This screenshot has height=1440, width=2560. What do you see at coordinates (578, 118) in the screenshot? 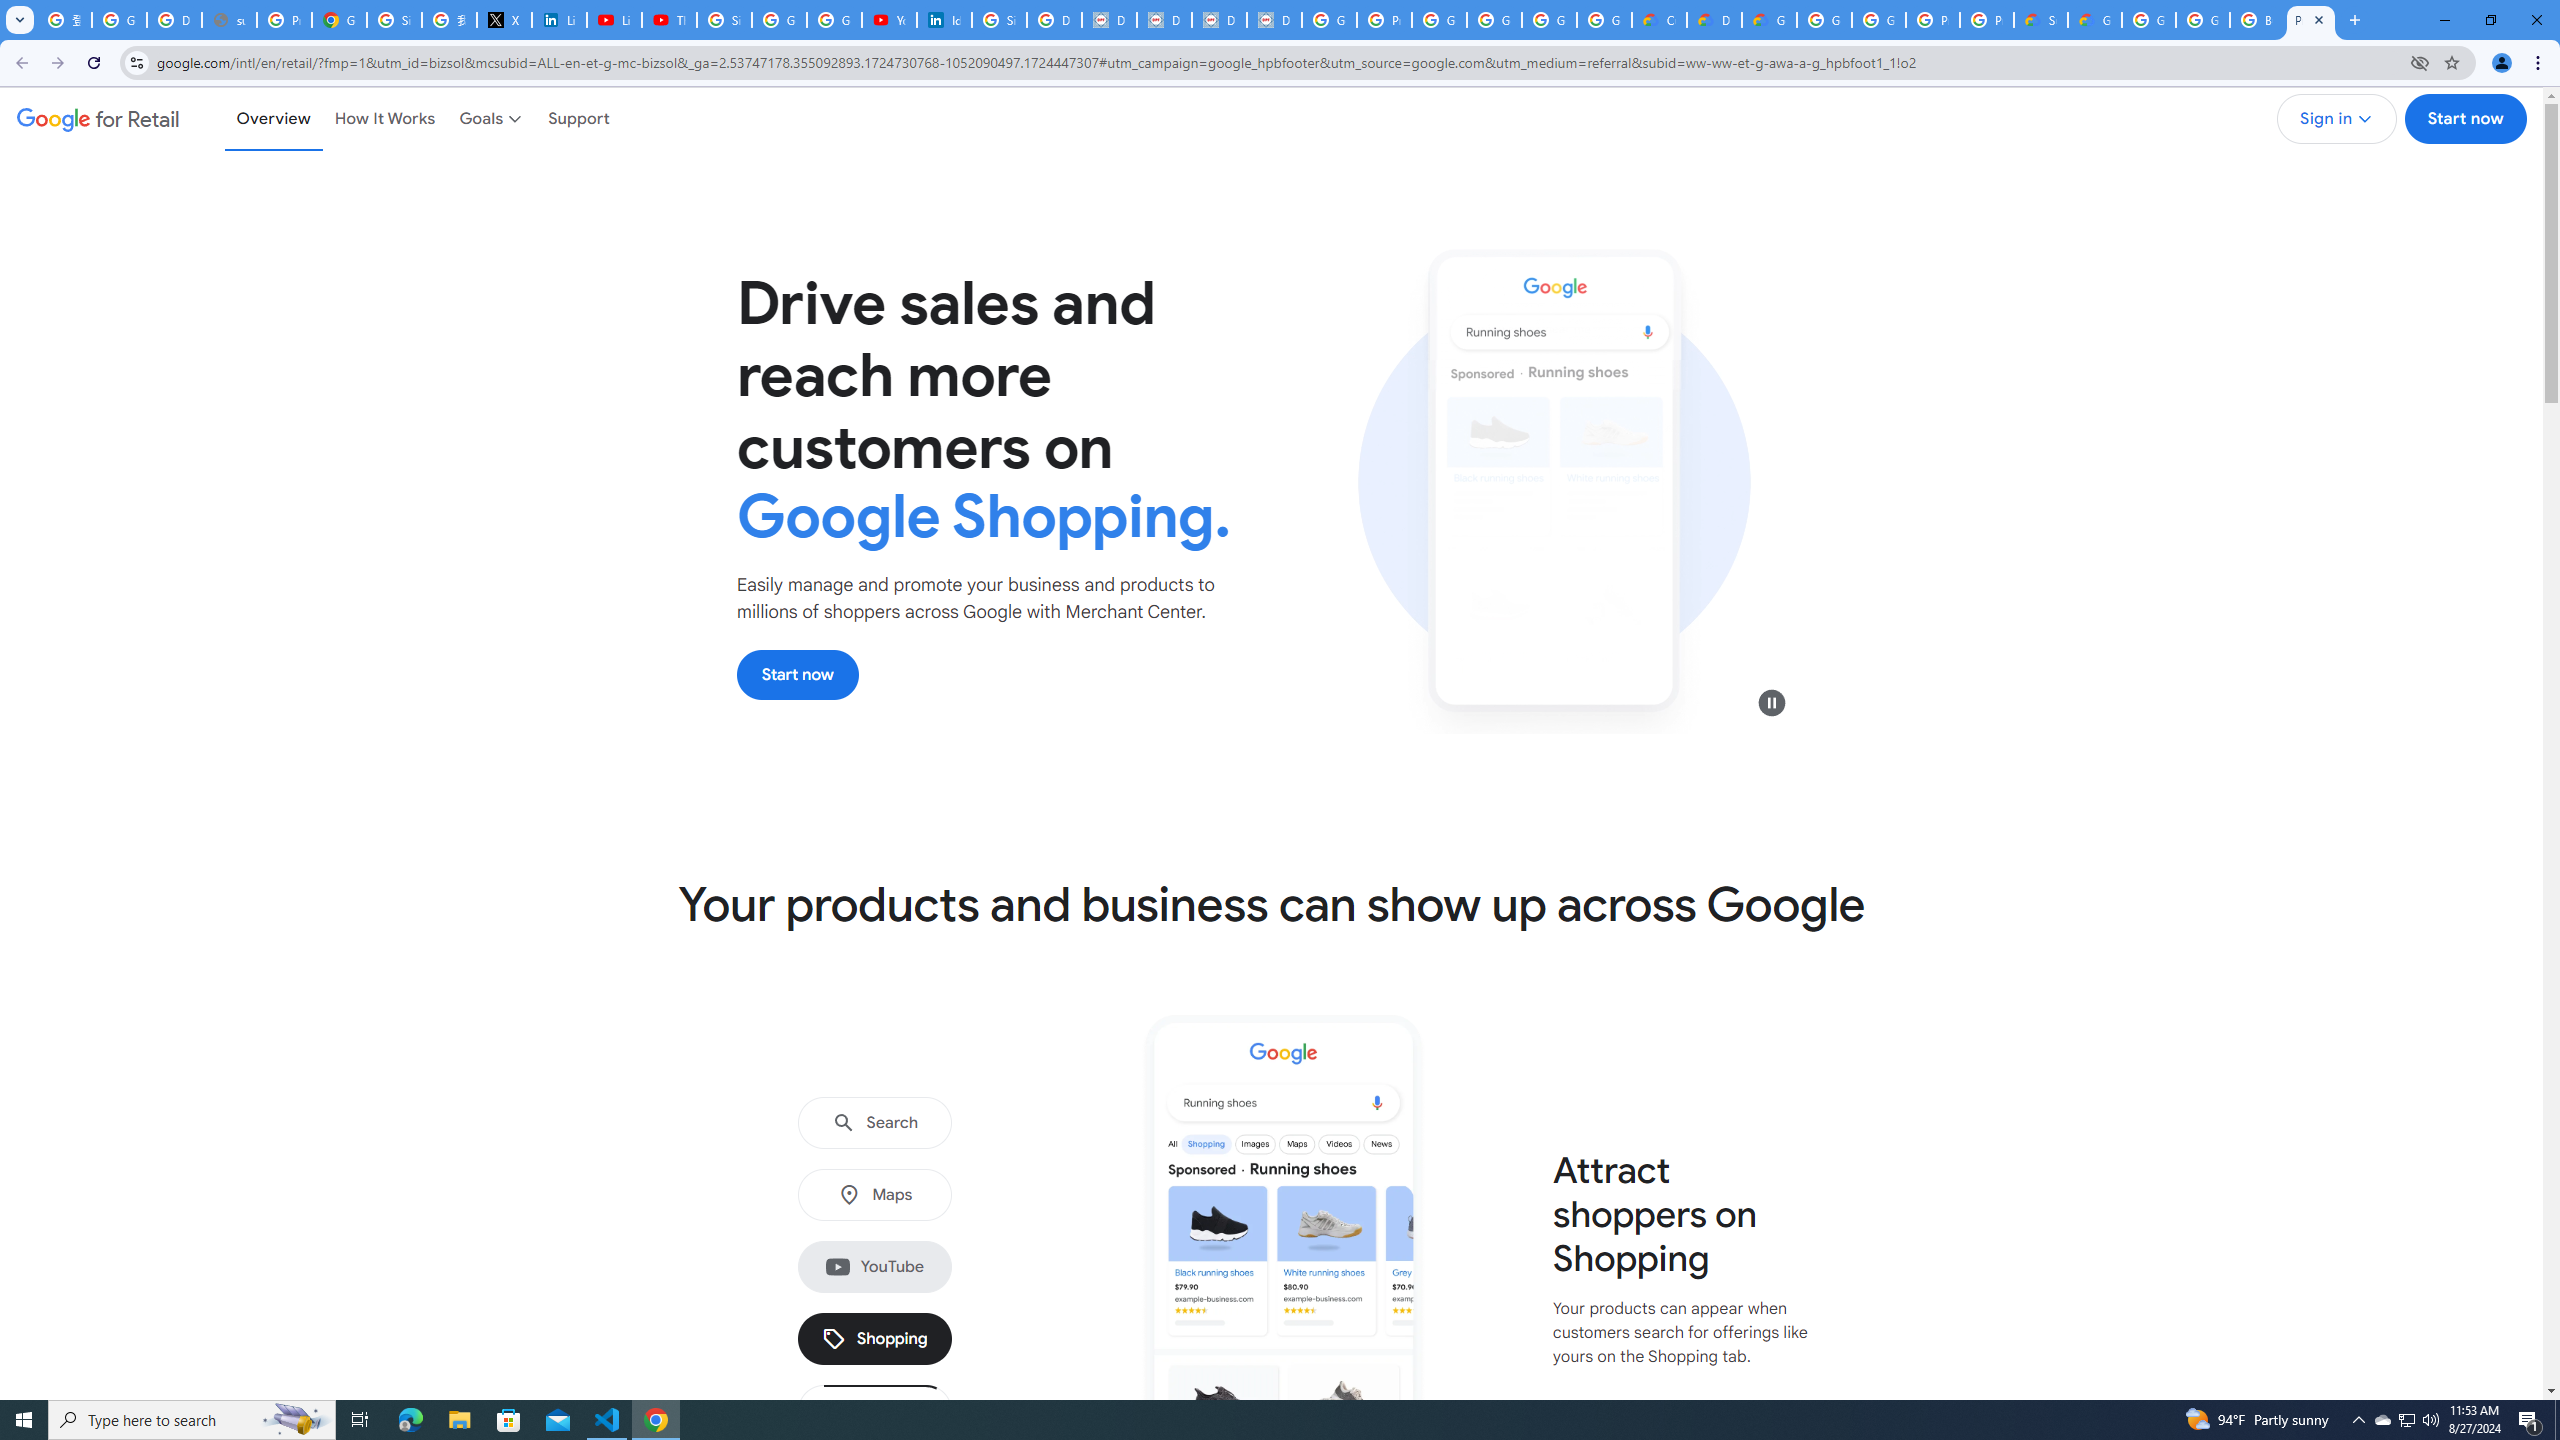
I see `'Support'` at bounding box center [578, 118].